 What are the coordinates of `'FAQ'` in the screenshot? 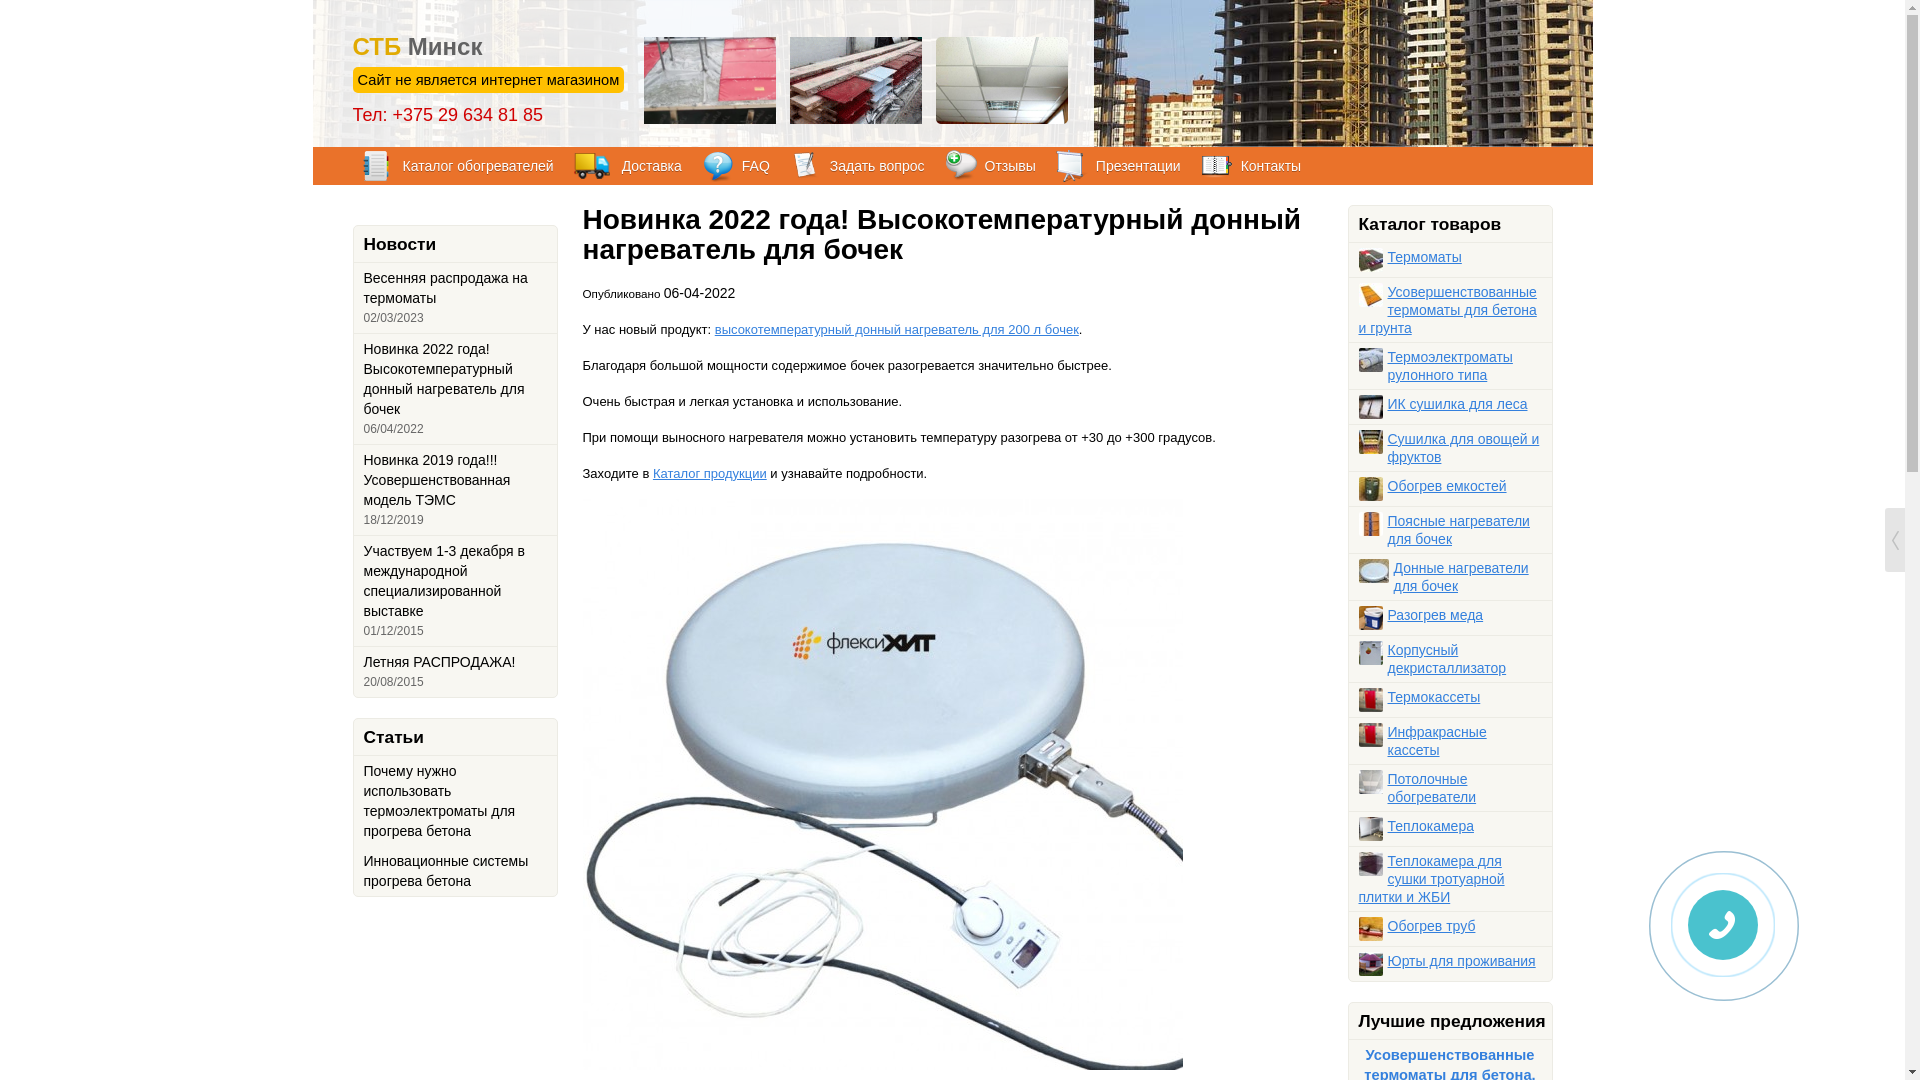 It's located at (701, 164).